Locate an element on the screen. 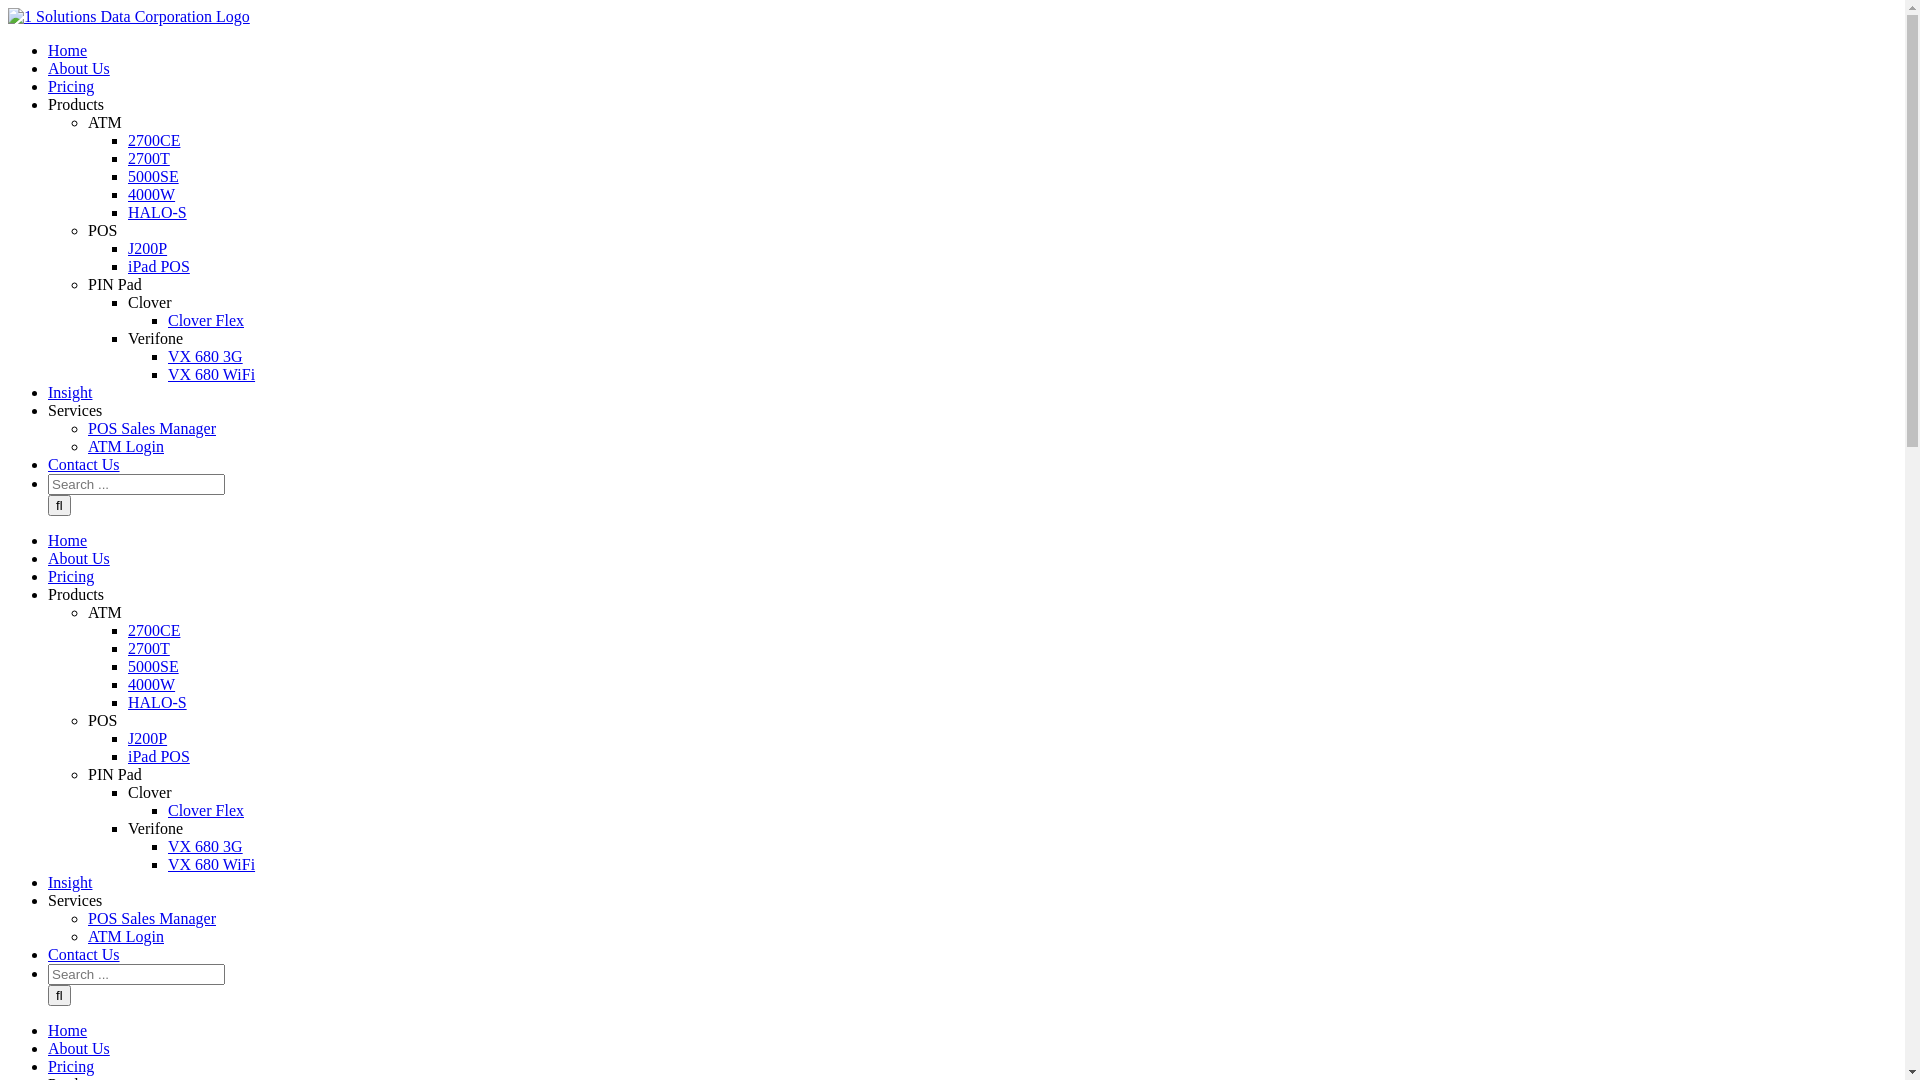 Image resolution: width=1920 pixels, height=1080 pixels. 'iPad POS' is located at coordinates (157, 265).